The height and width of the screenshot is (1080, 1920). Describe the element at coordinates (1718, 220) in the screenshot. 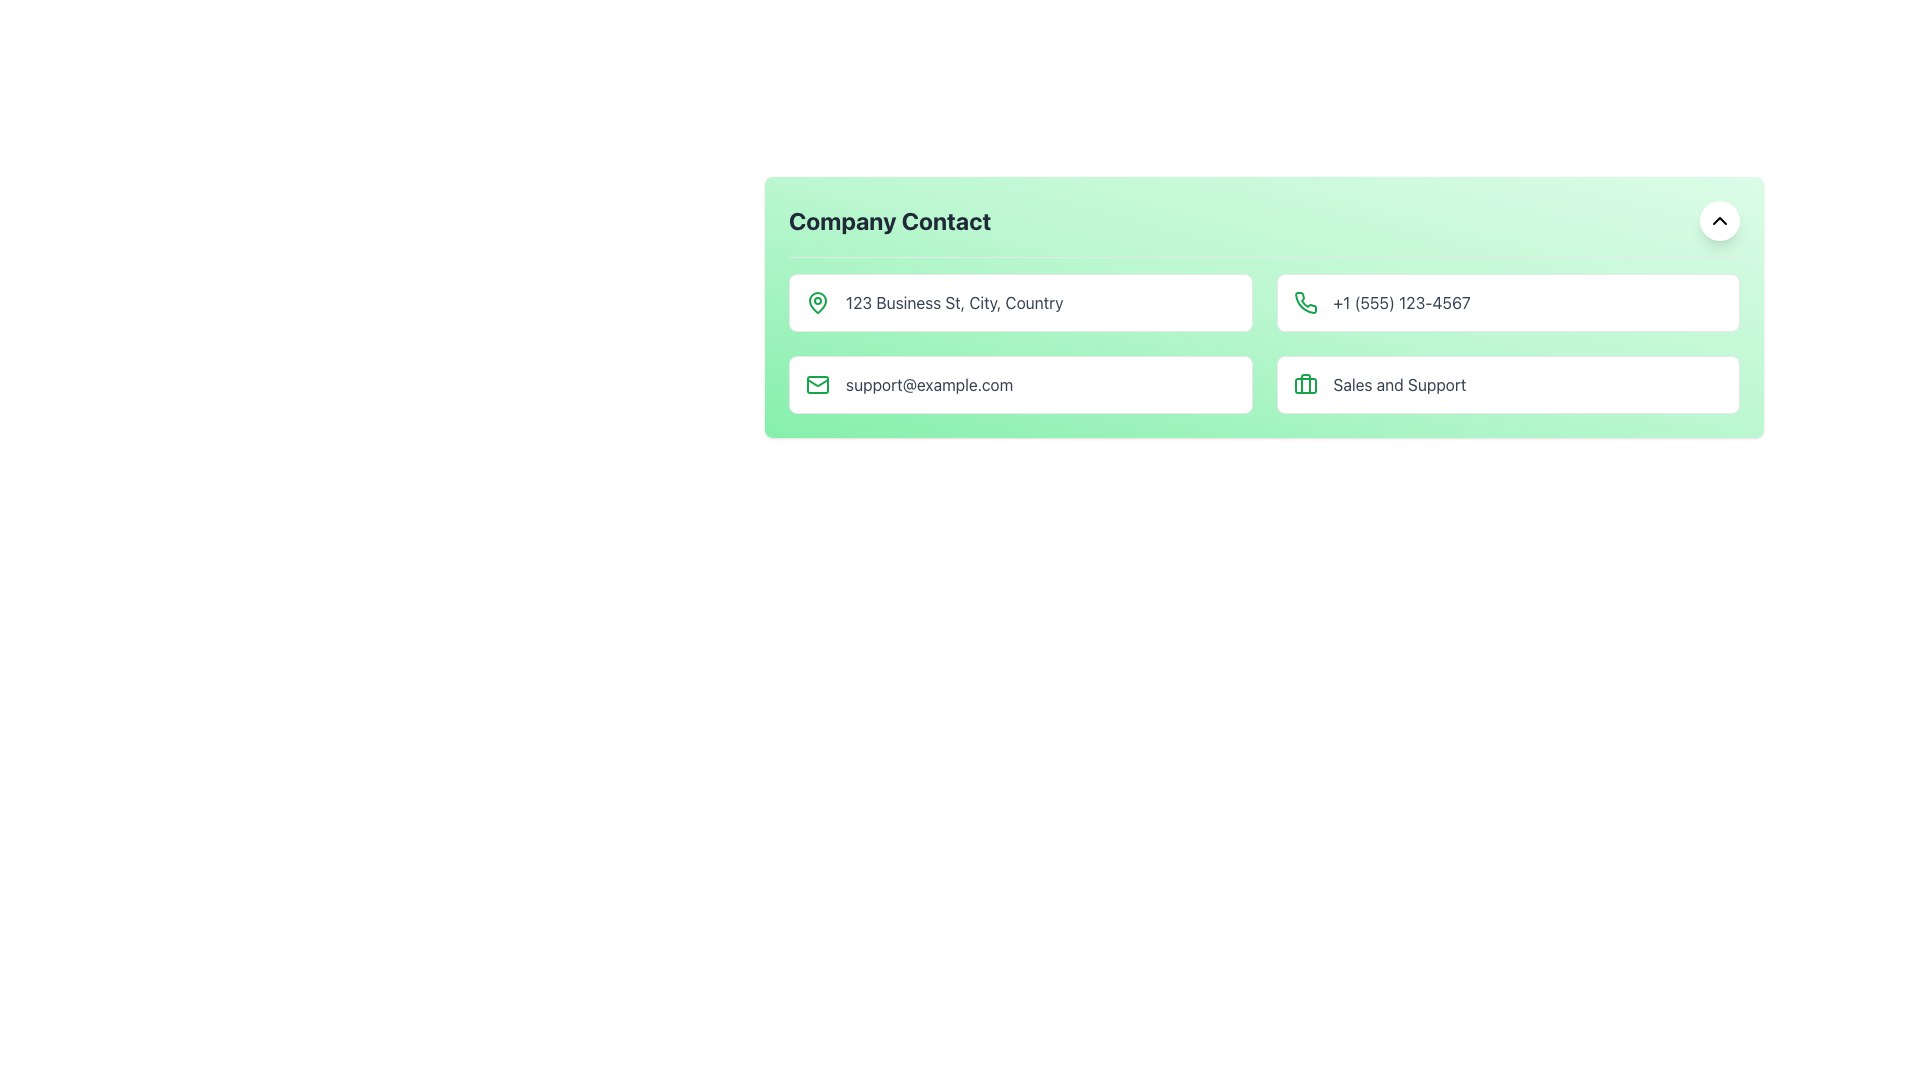

I see `on the downward-pointing chevron icon, which is outlined in black and located within a white circular background at the top-right corner of the green contact card interface` at that location.